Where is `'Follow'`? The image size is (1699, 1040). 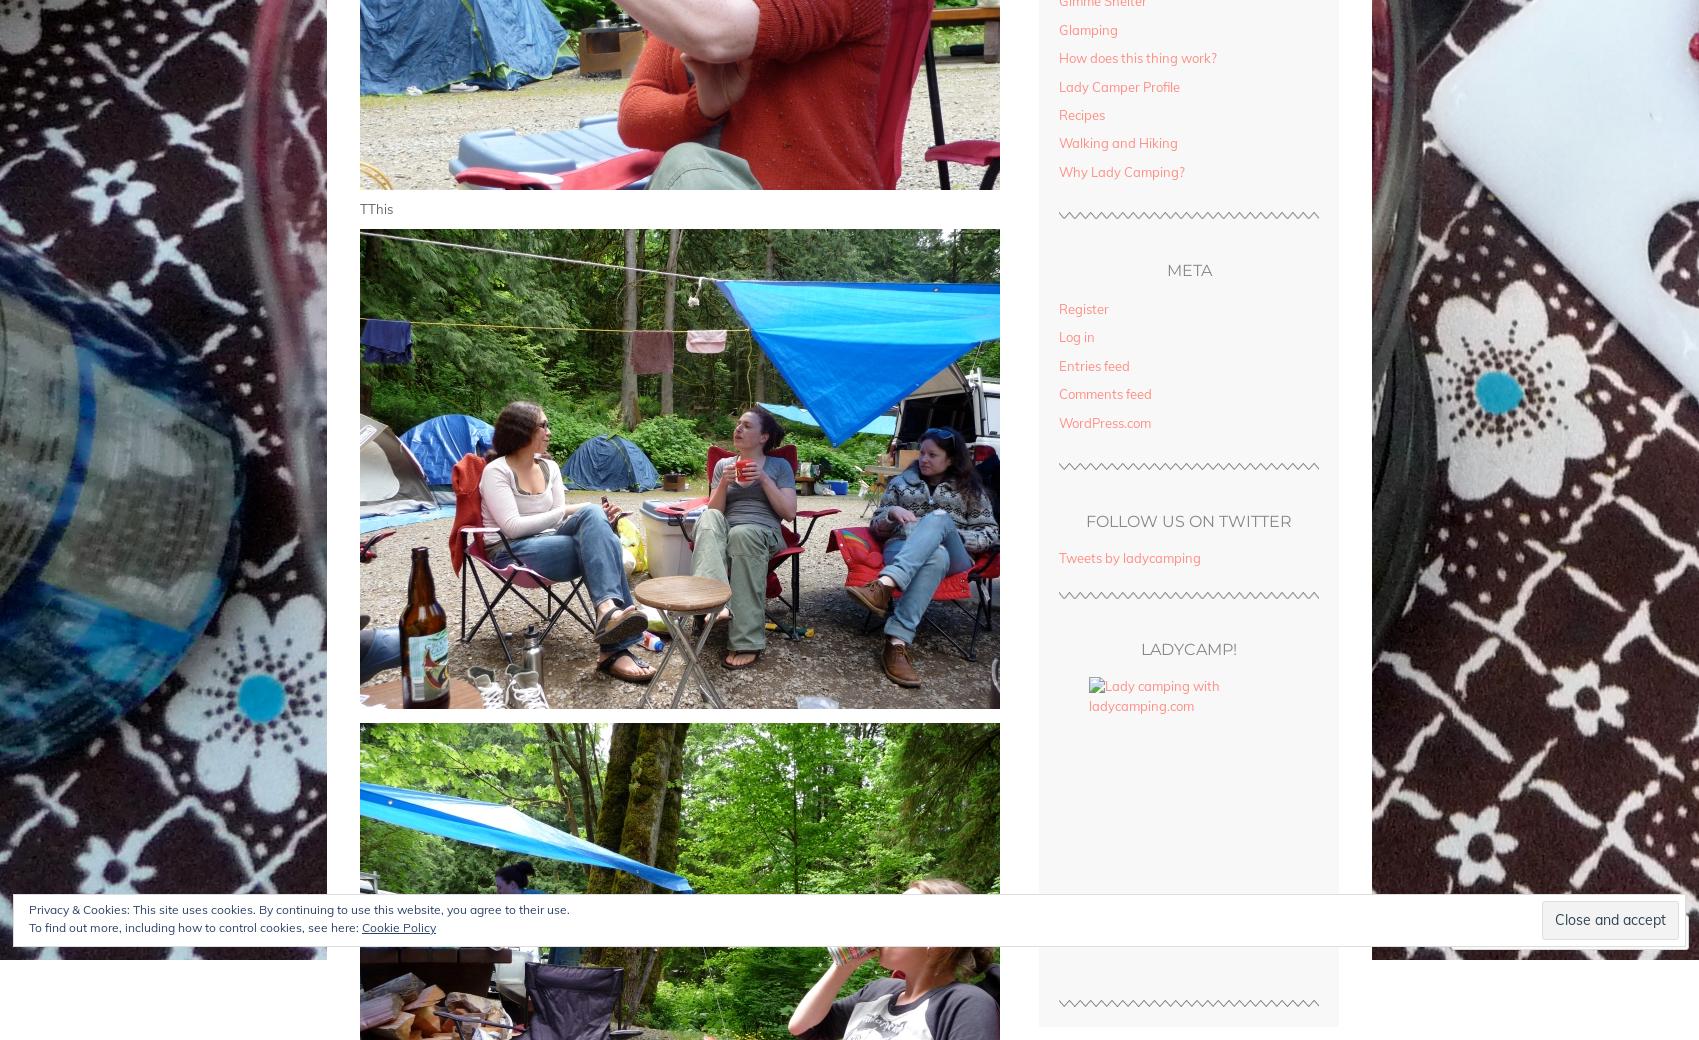
'Follow' is located at coordinates (1616, 932).